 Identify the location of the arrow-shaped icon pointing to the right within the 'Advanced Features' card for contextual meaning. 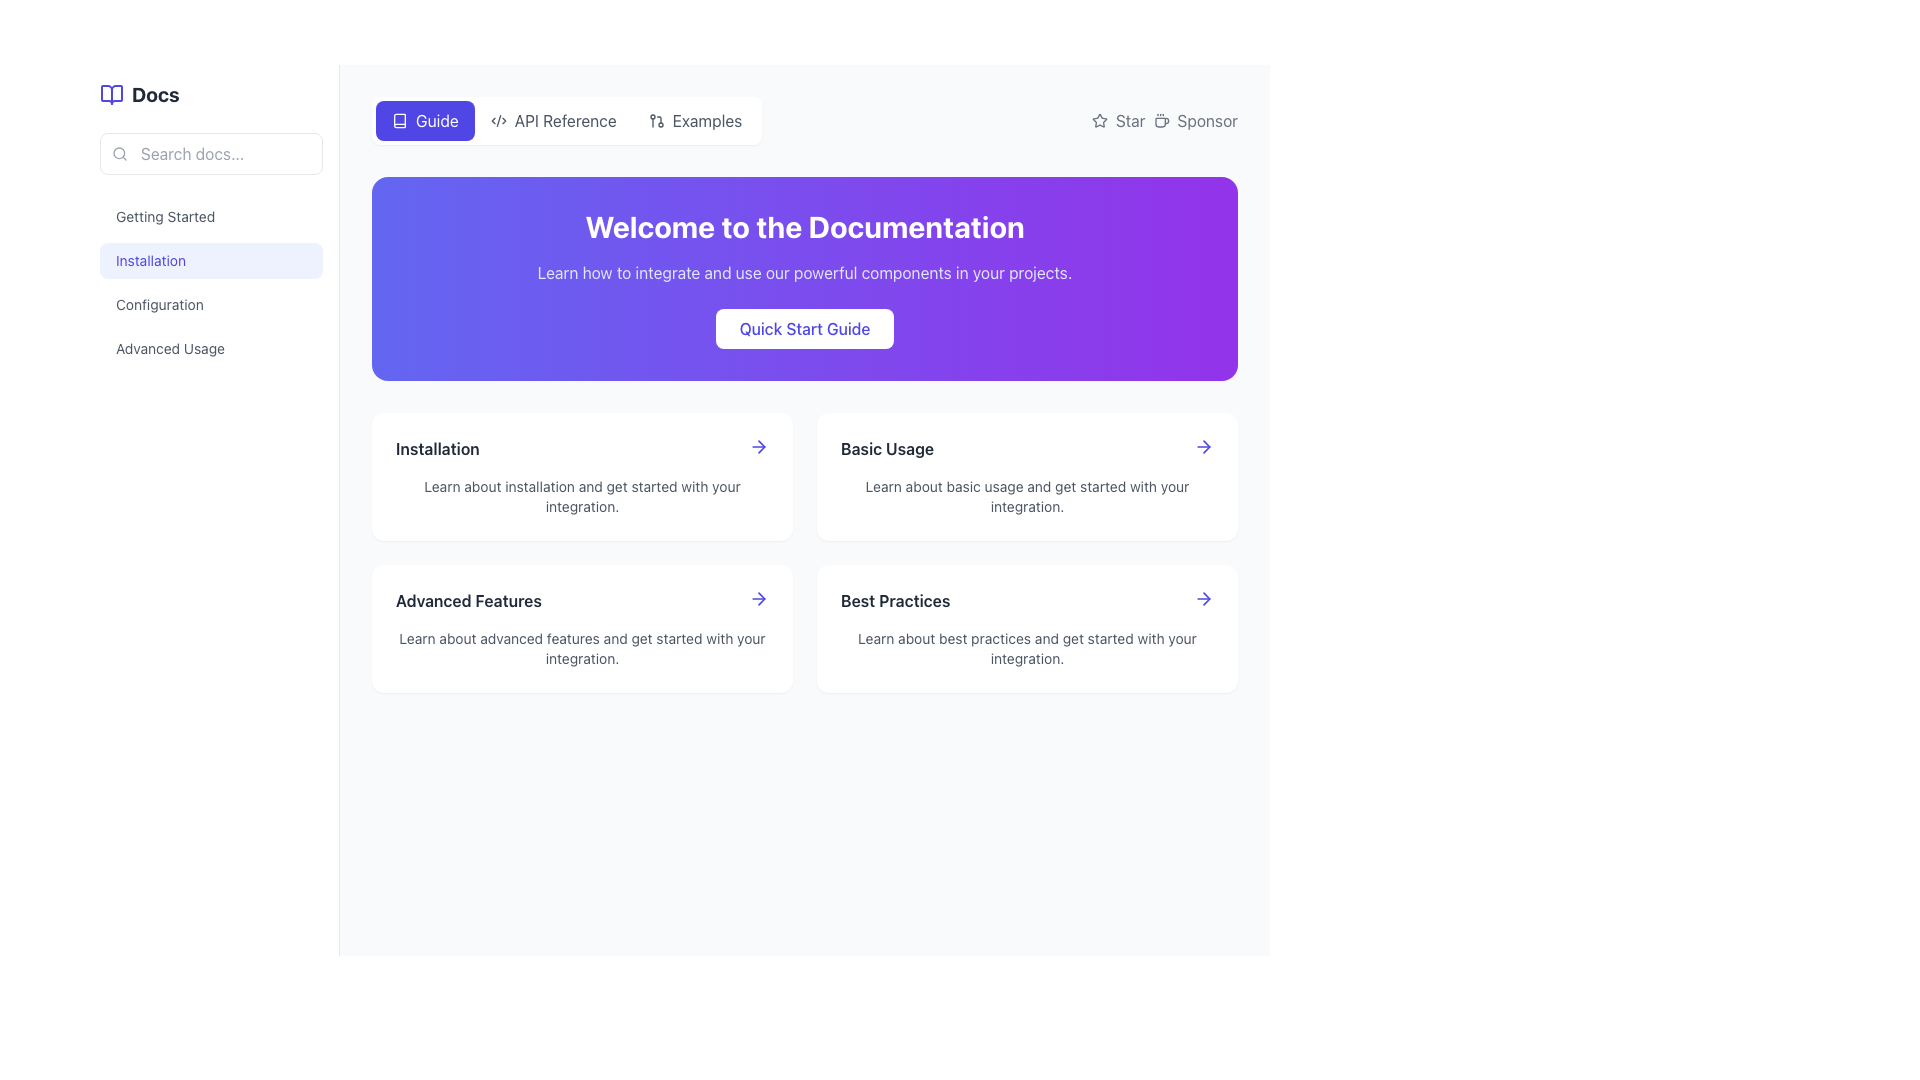
(760, 597).